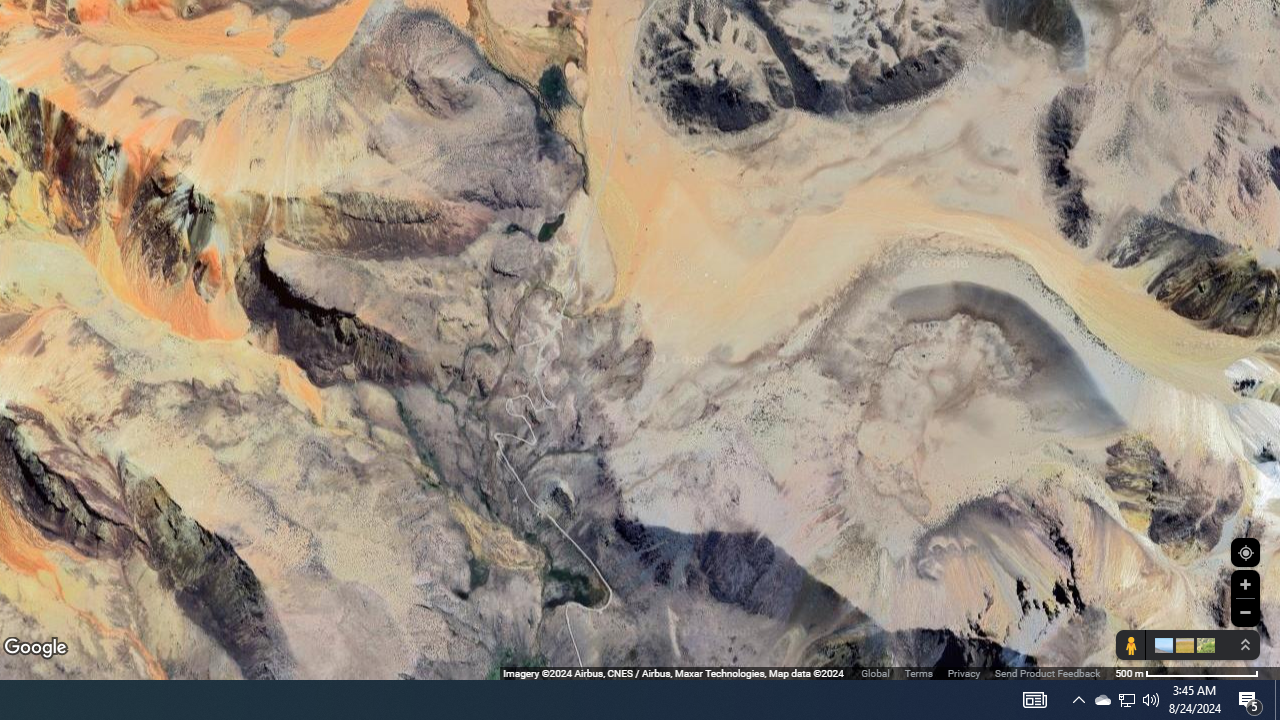  I want to click on '500 m', so click(1187, 673).